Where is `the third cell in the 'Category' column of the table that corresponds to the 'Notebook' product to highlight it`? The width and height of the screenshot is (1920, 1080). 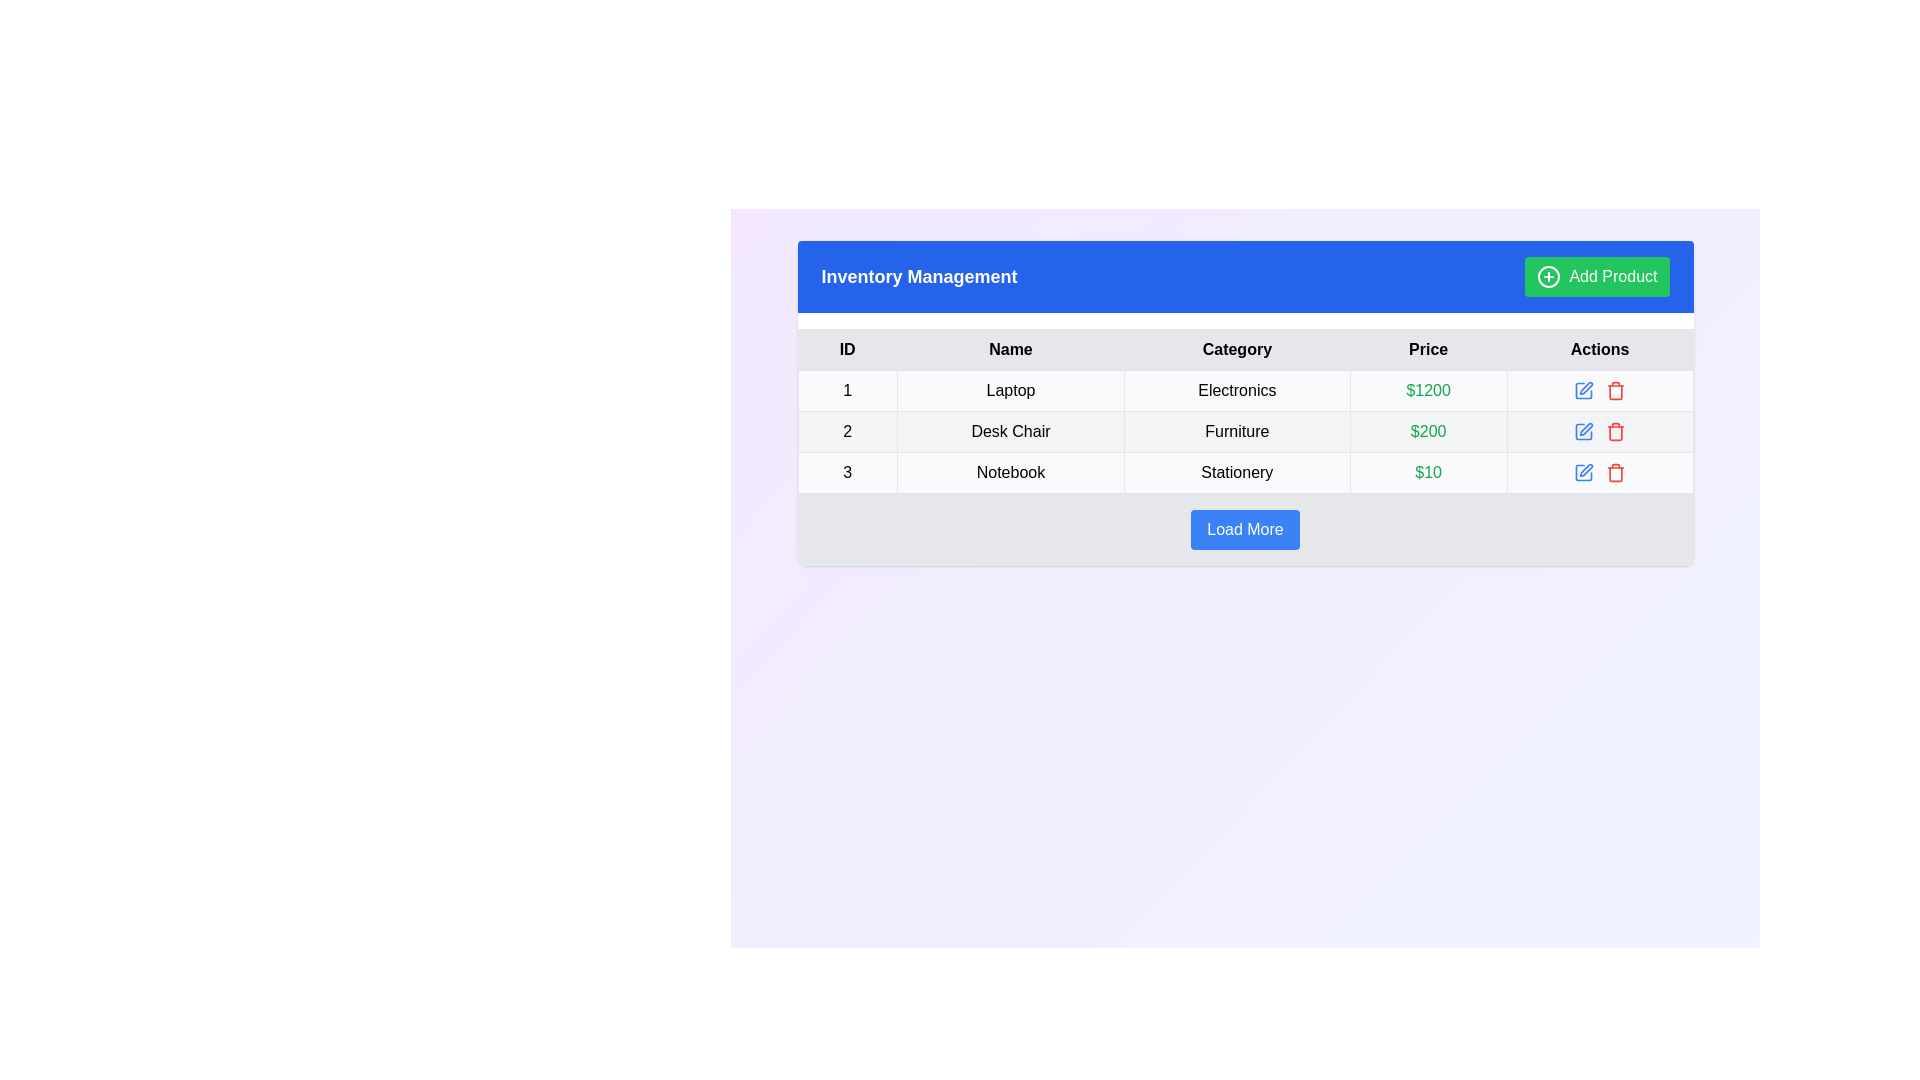 the third cell in the 'Category' column of the table that corresponds to the 'Notebook' product to highlight it is located at coordinates (1236, 473).